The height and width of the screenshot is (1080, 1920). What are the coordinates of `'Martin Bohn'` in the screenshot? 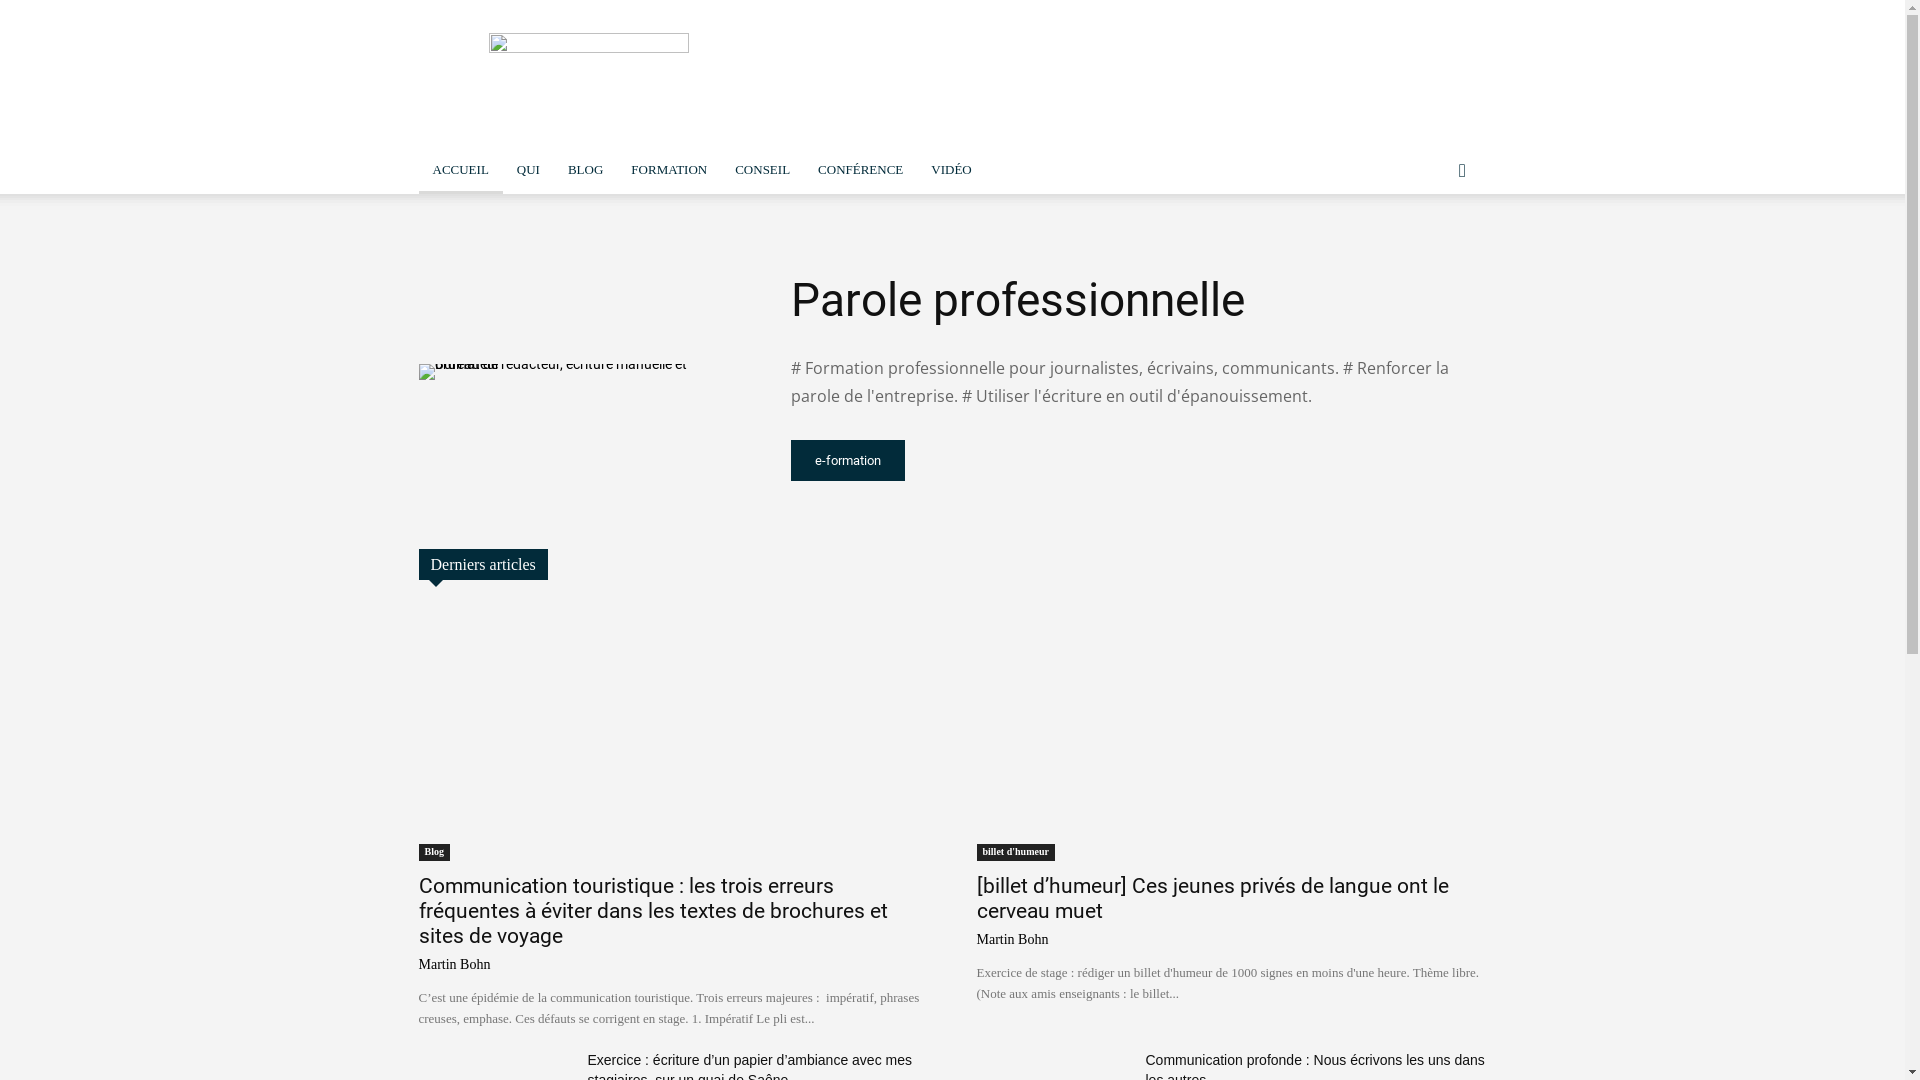 It's located at (1012, 939).